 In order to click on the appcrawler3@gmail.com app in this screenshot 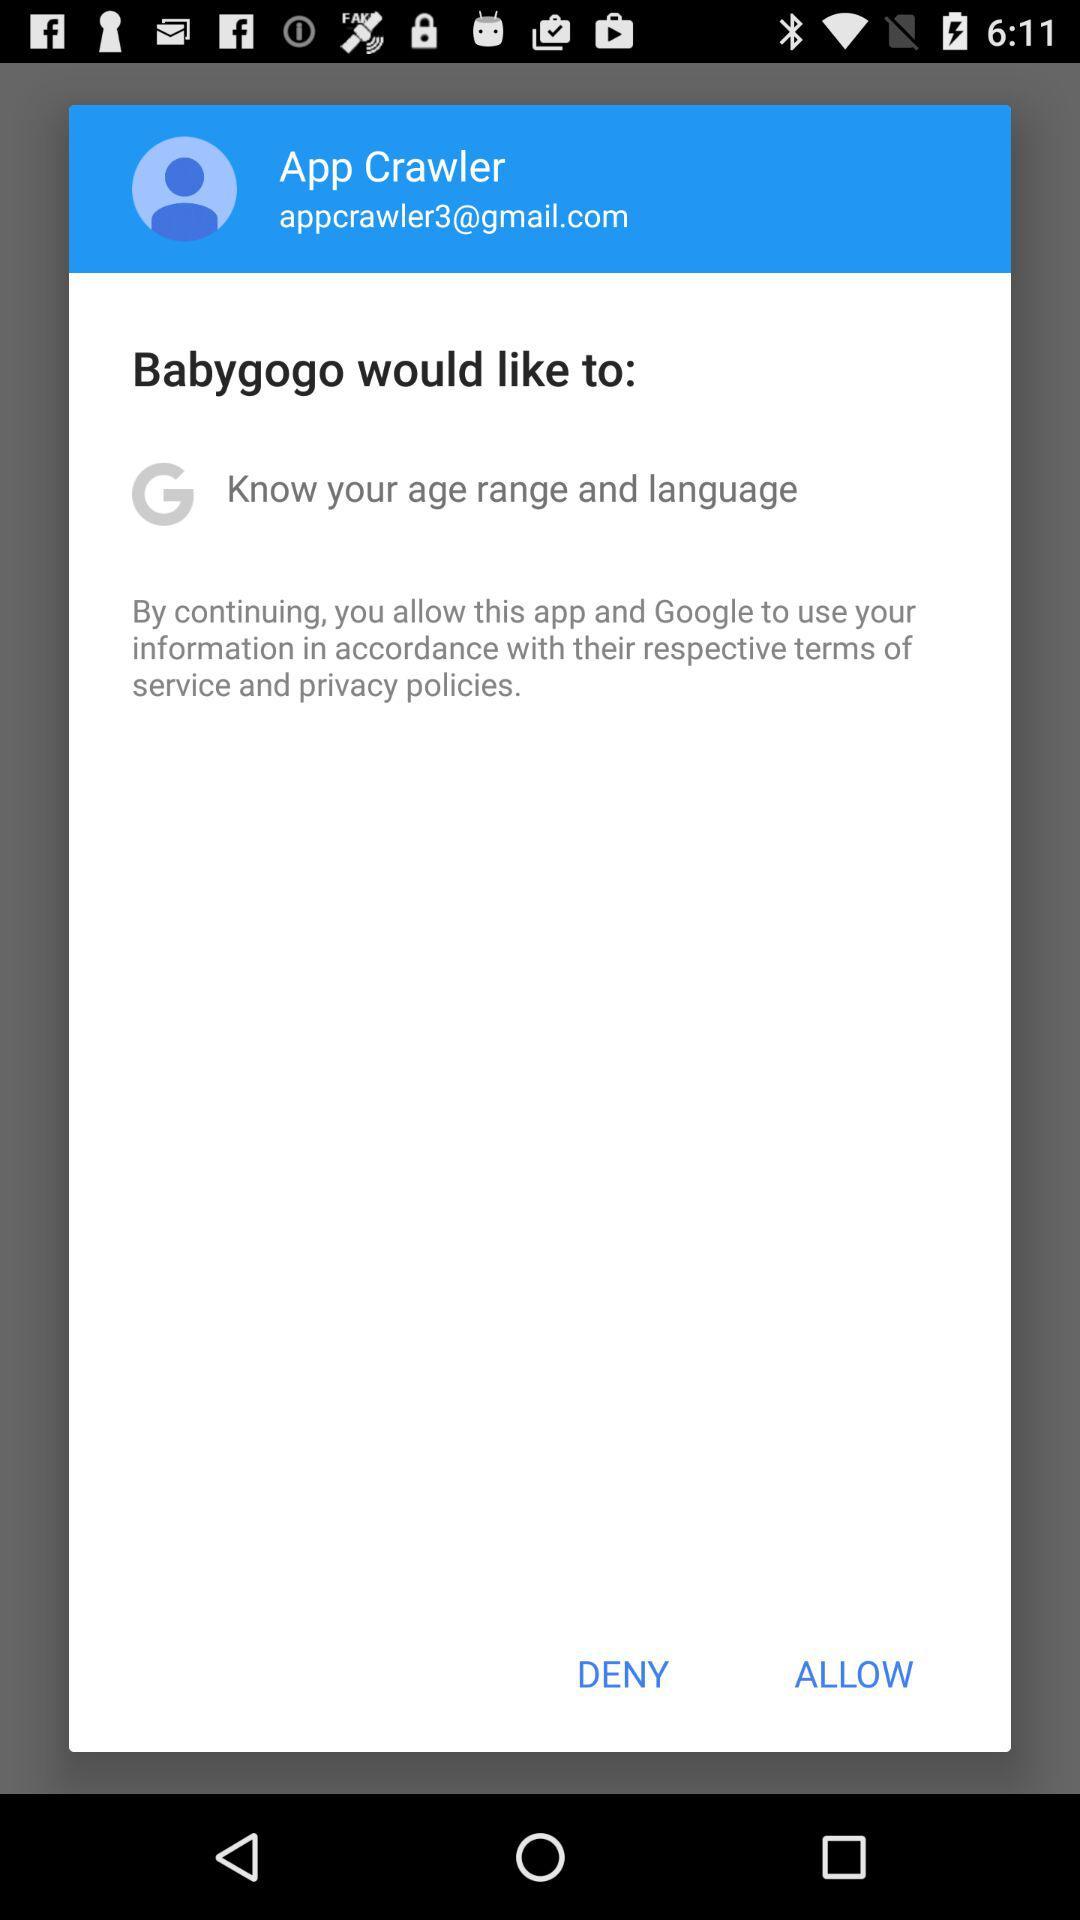, I will do `click(454, 214)`.